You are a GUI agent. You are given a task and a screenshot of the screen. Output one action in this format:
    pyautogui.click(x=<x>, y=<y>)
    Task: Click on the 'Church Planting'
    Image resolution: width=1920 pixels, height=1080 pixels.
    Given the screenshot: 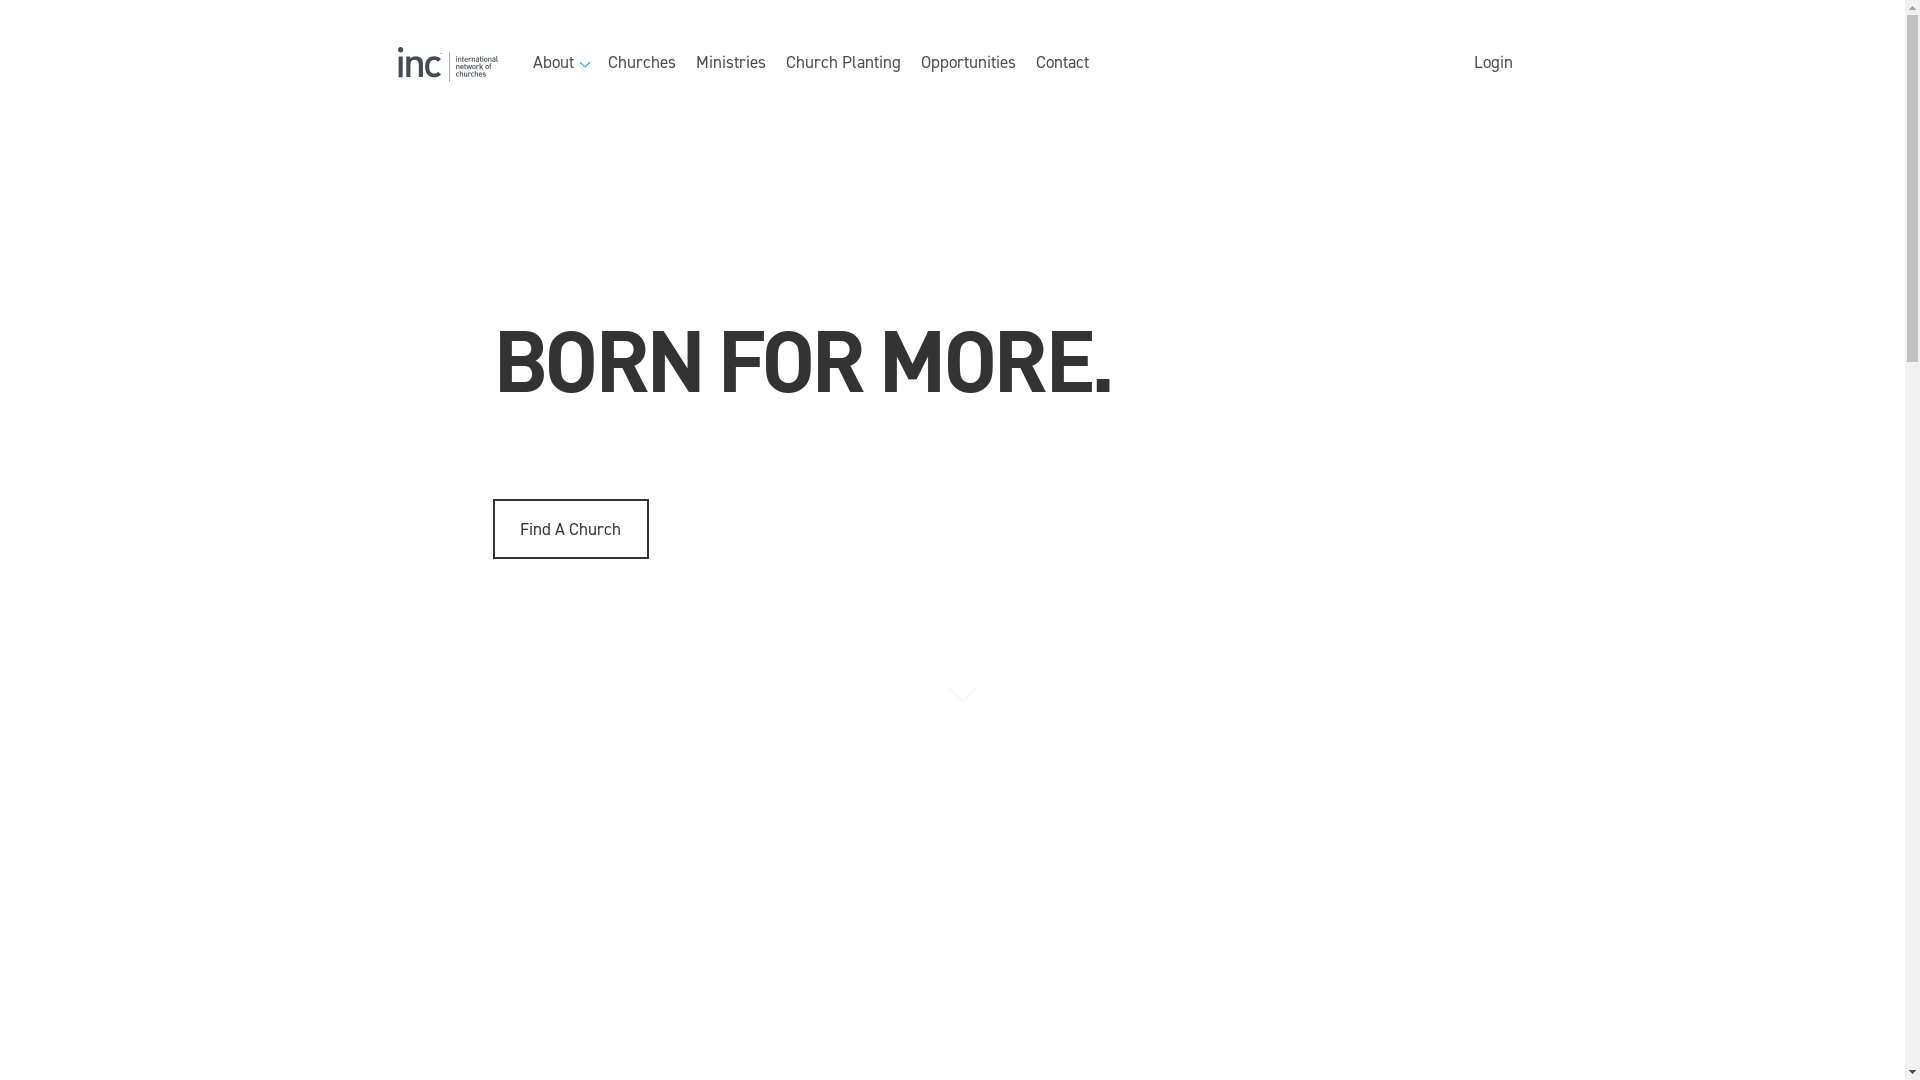 What is the action you would take?
    pyautogui.click(x=785, y=63)
    